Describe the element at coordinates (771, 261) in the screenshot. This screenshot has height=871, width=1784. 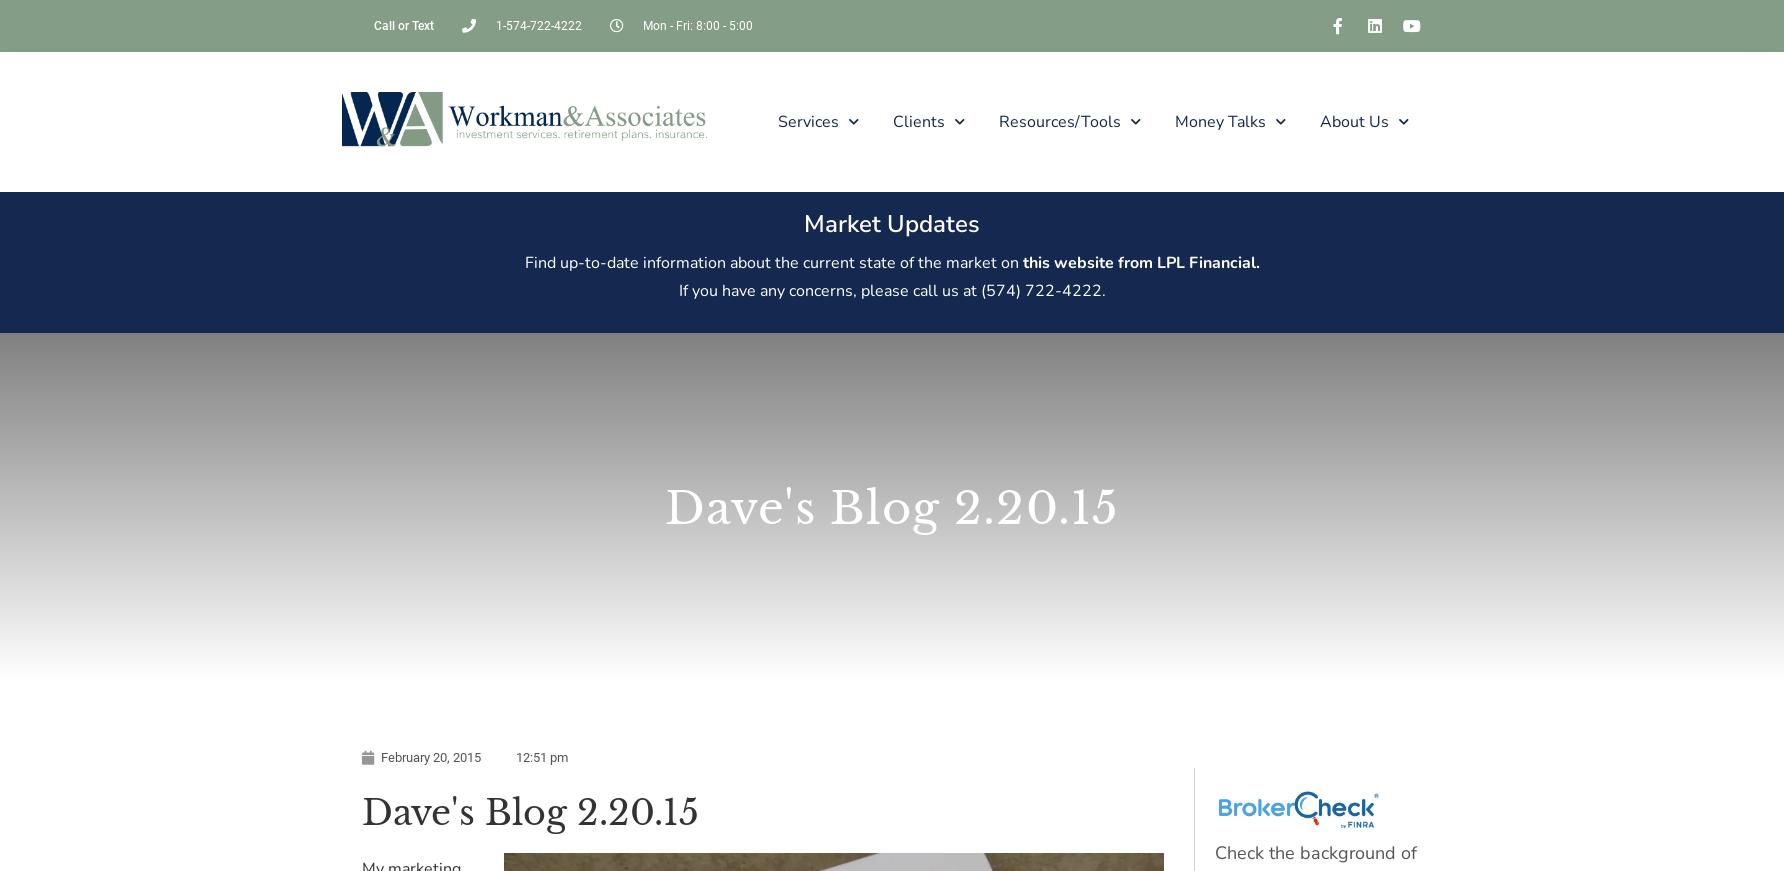
I see `'Find up-to-date information about the current state of the market on'` at that location.